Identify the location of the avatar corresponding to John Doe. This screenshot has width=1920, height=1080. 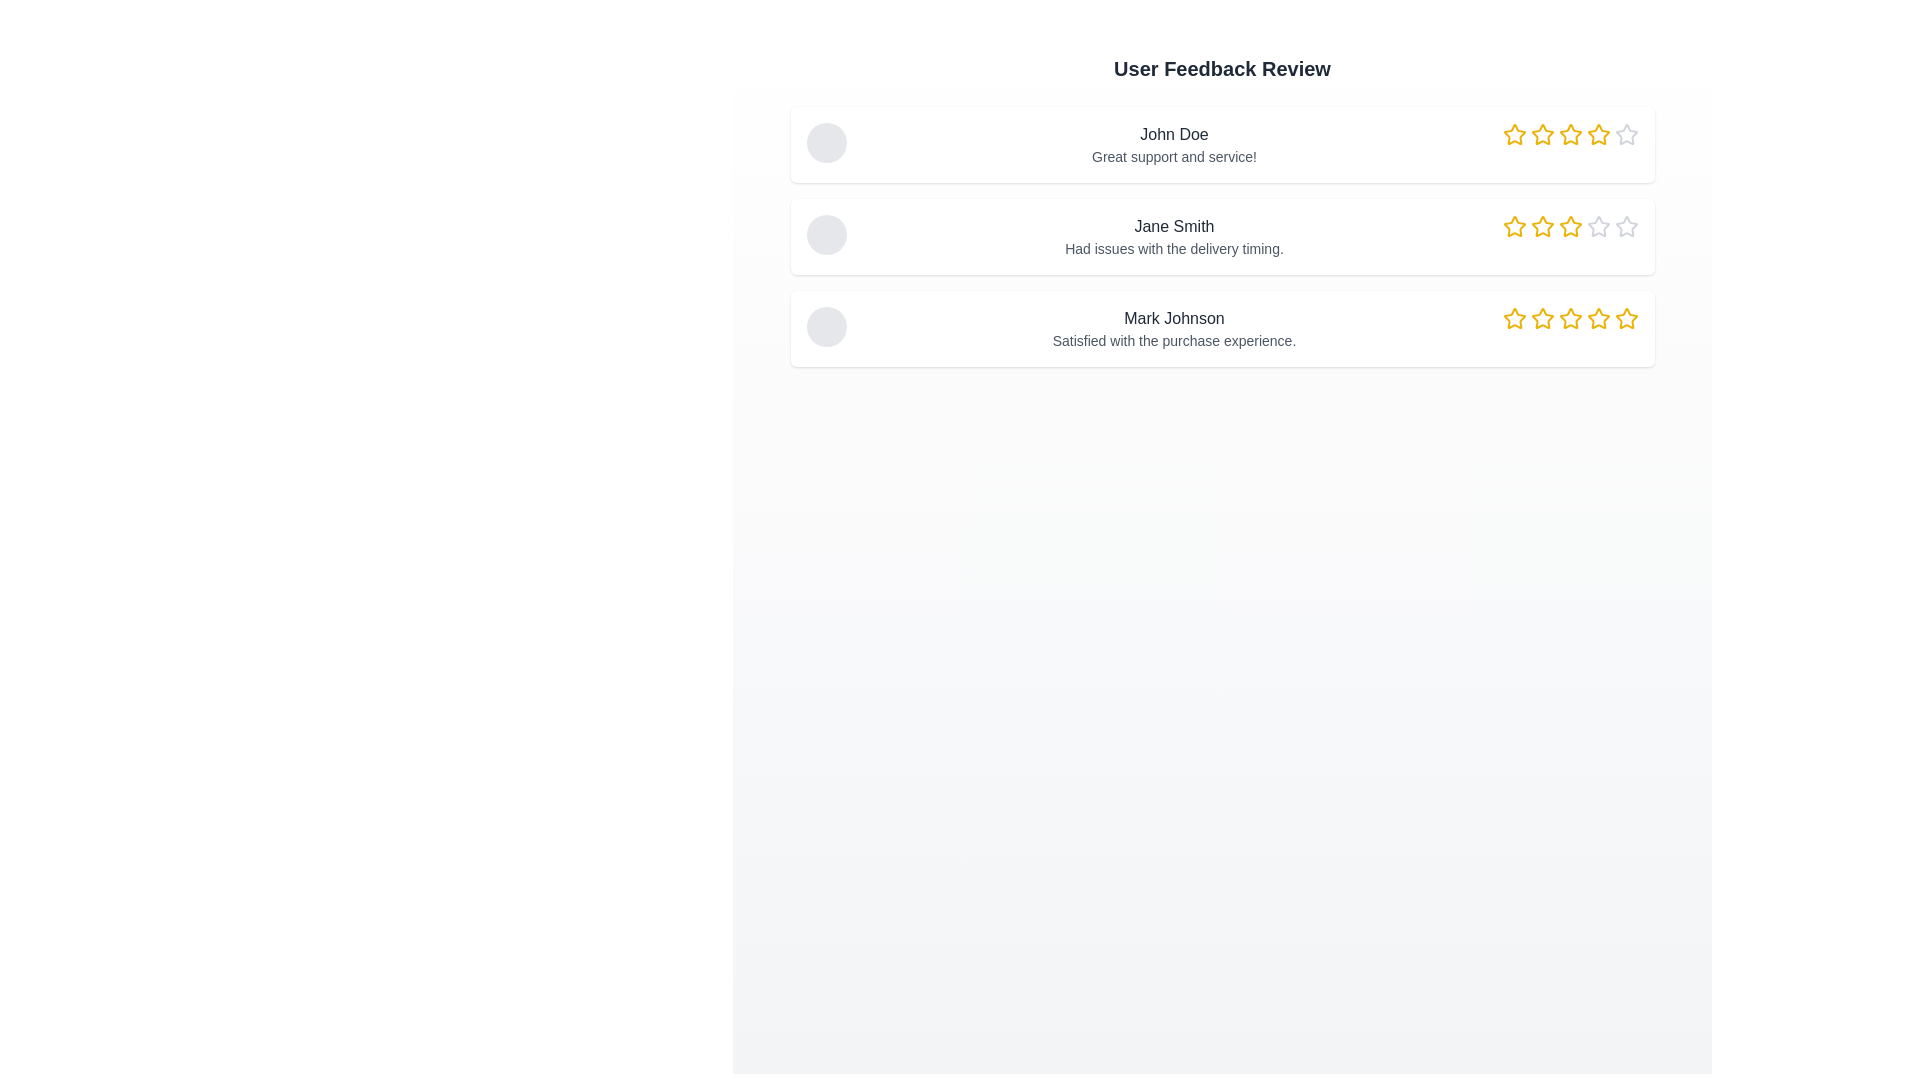
(826, 141).